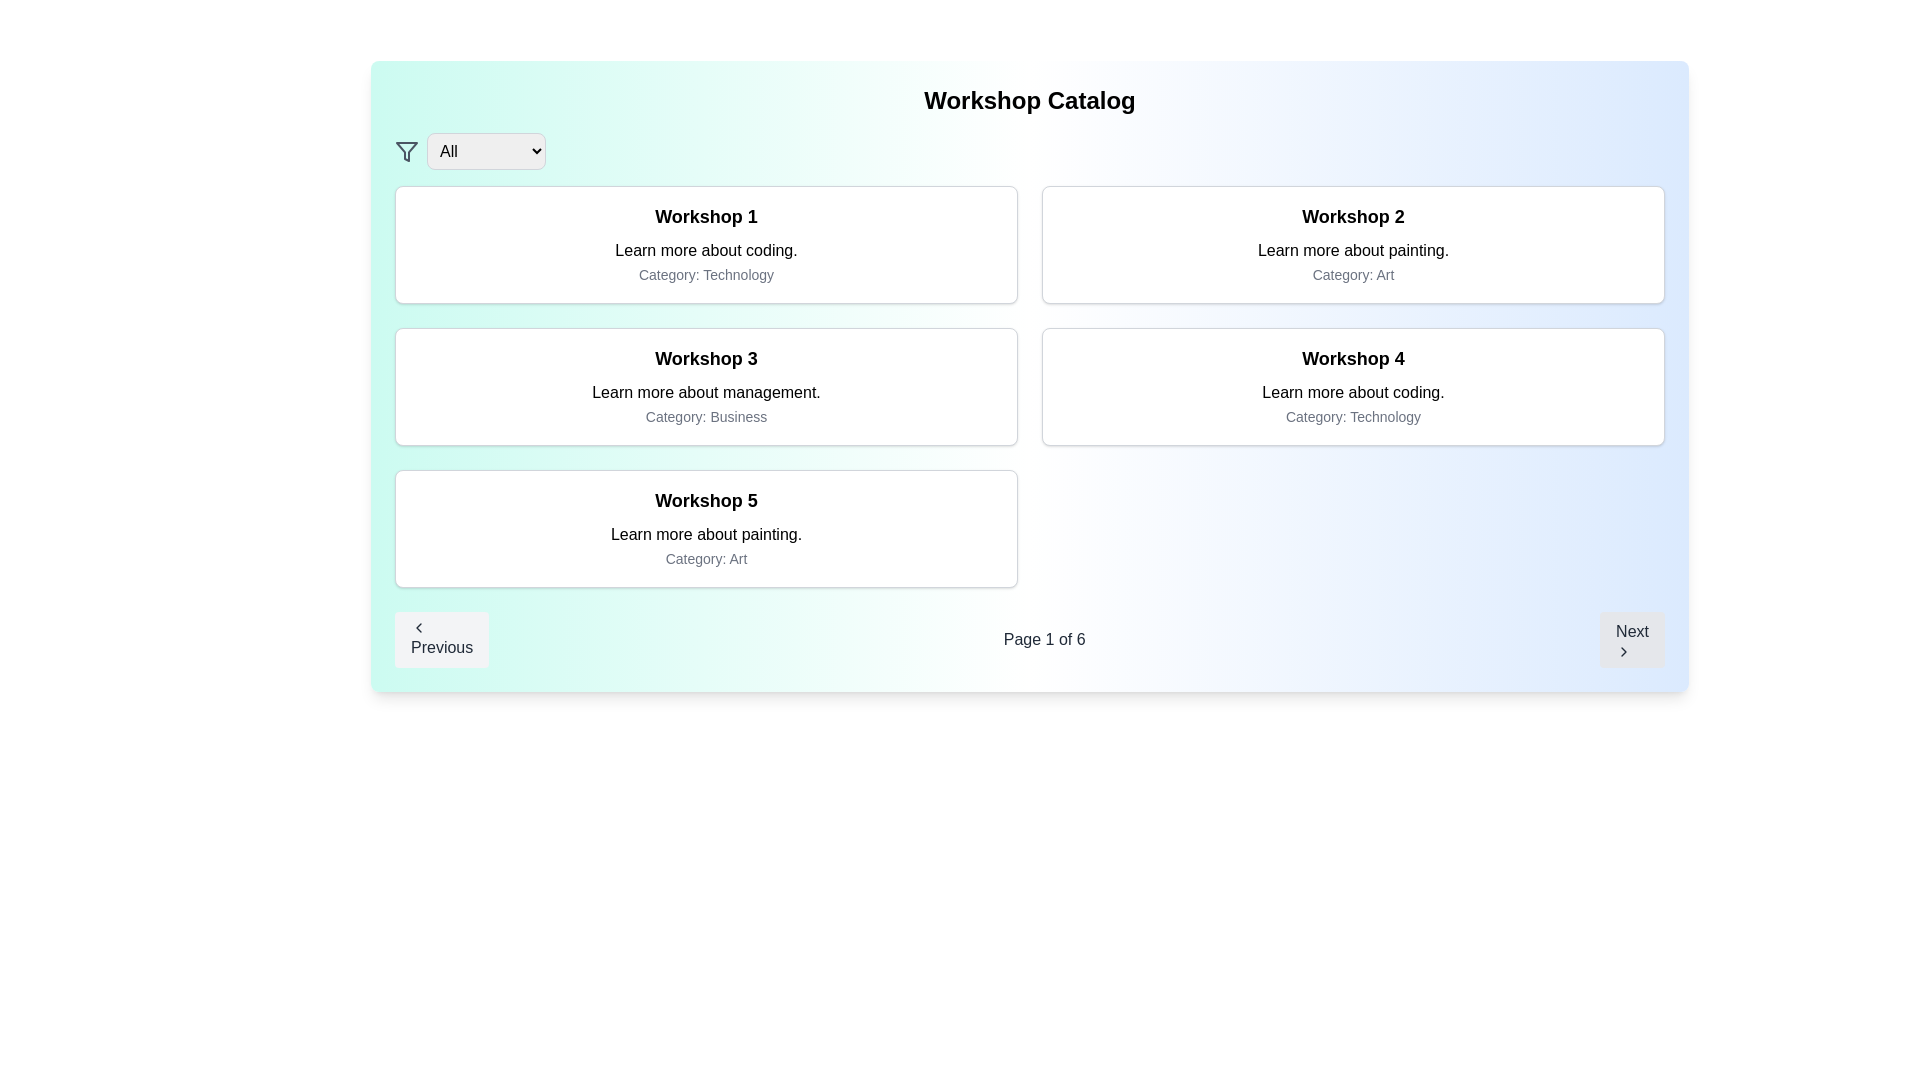 This screenshot has height=1080, width=1920. Describe the element at coordinates (706, 244) in the screenshot. I see `the first workshop card in the grid layout, which has a white background, rounded corners, and contains the text 'Workshop 1', 'Learn more about coding.', and 'Category: Technology'` at that location.